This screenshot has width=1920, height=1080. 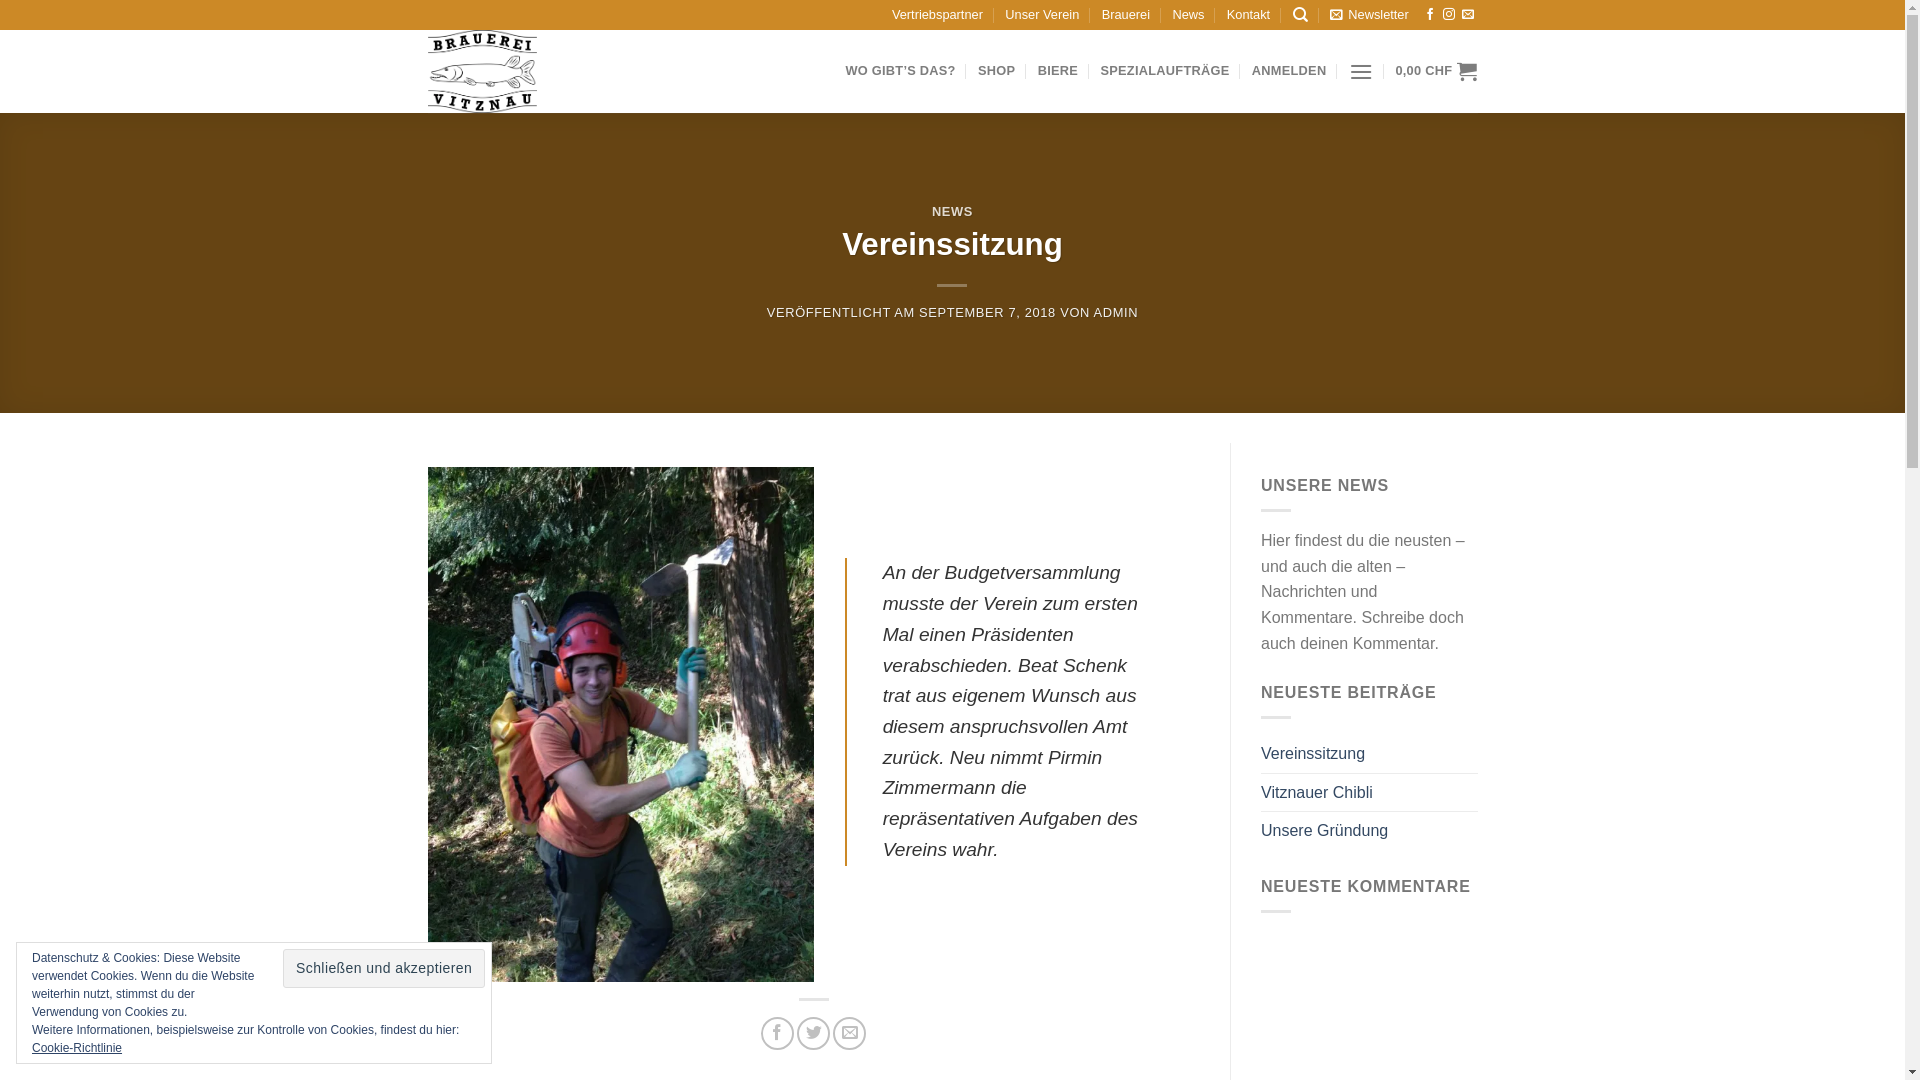 What do you see at coordinates (1247, 15) in the screenshot?
I see `'Kontakt'` at bounding box center [1247, 15].